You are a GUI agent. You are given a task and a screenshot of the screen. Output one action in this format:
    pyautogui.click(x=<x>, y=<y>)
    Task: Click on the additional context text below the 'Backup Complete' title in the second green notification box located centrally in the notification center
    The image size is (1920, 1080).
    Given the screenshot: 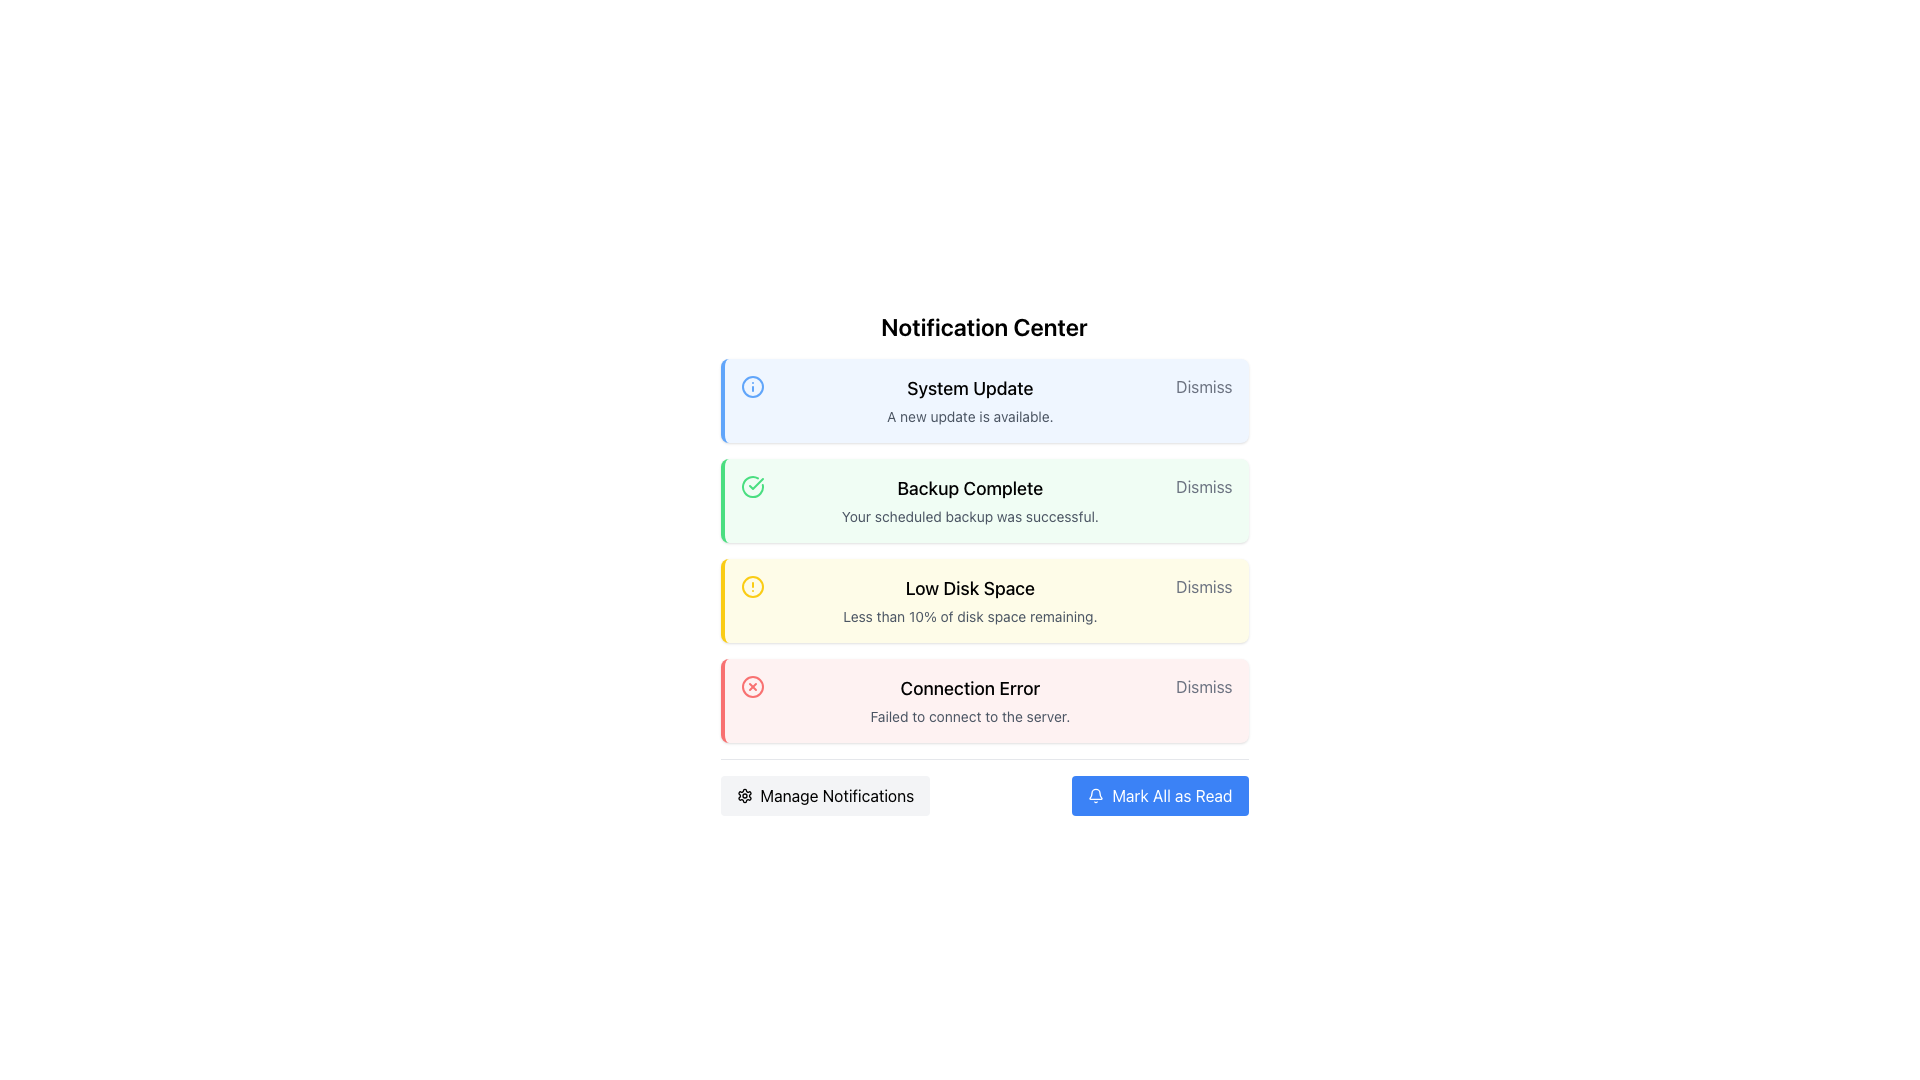 What is the action you would take?
    pyautogui.click(x=970, y=515)
    